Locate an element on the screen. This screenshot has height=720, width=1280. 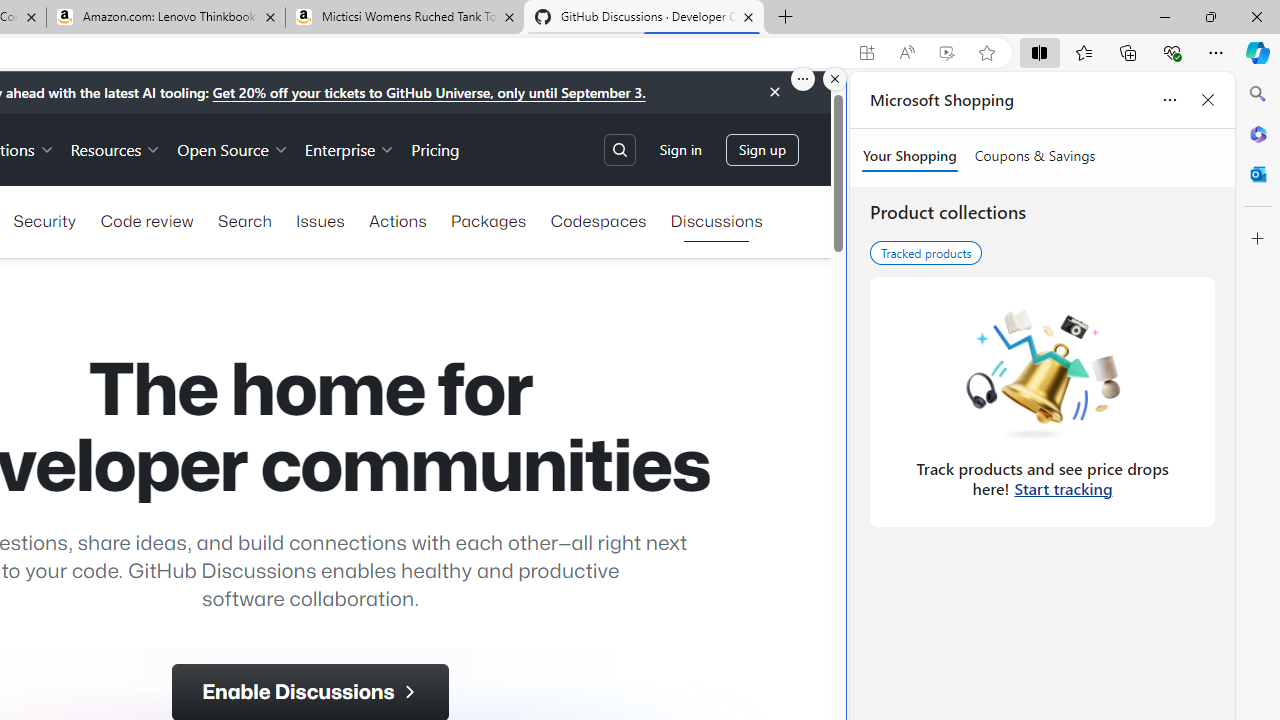
'Open Source' is located at coordinates (232, 148).